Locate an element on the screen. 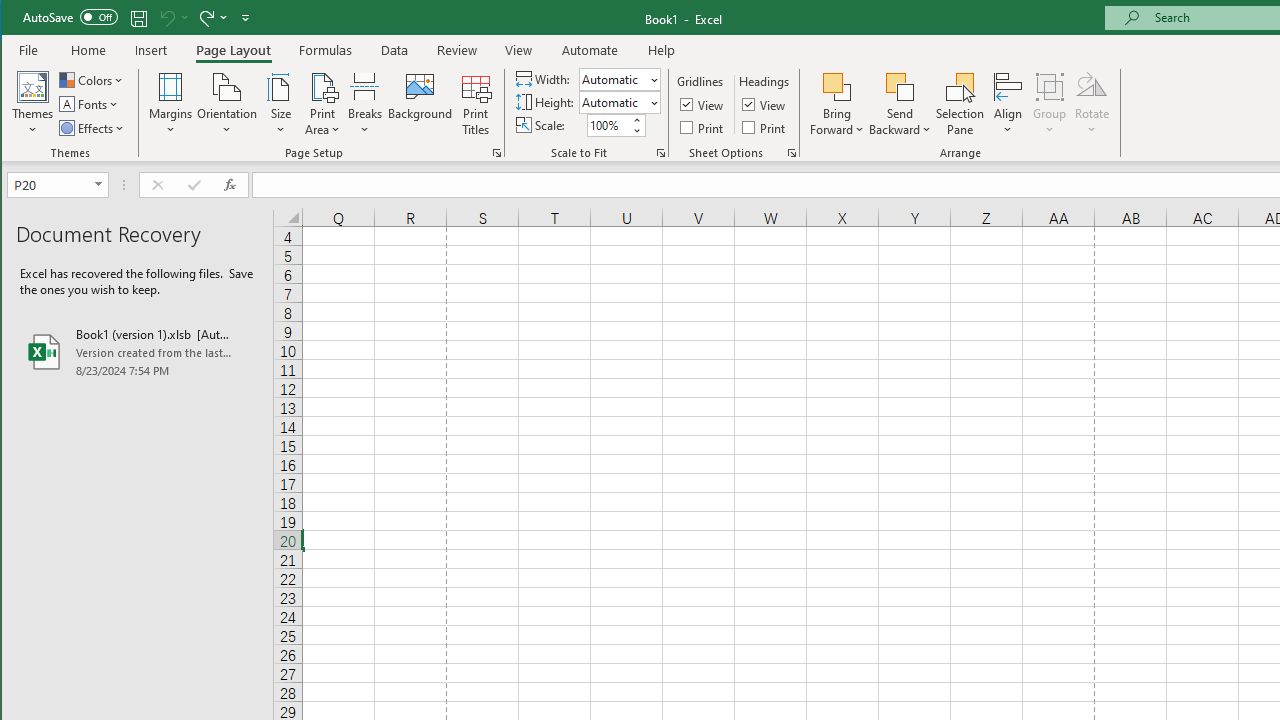 This screenshot has height=720, width=1280. 'Size' is located at coordinates (279, 104).